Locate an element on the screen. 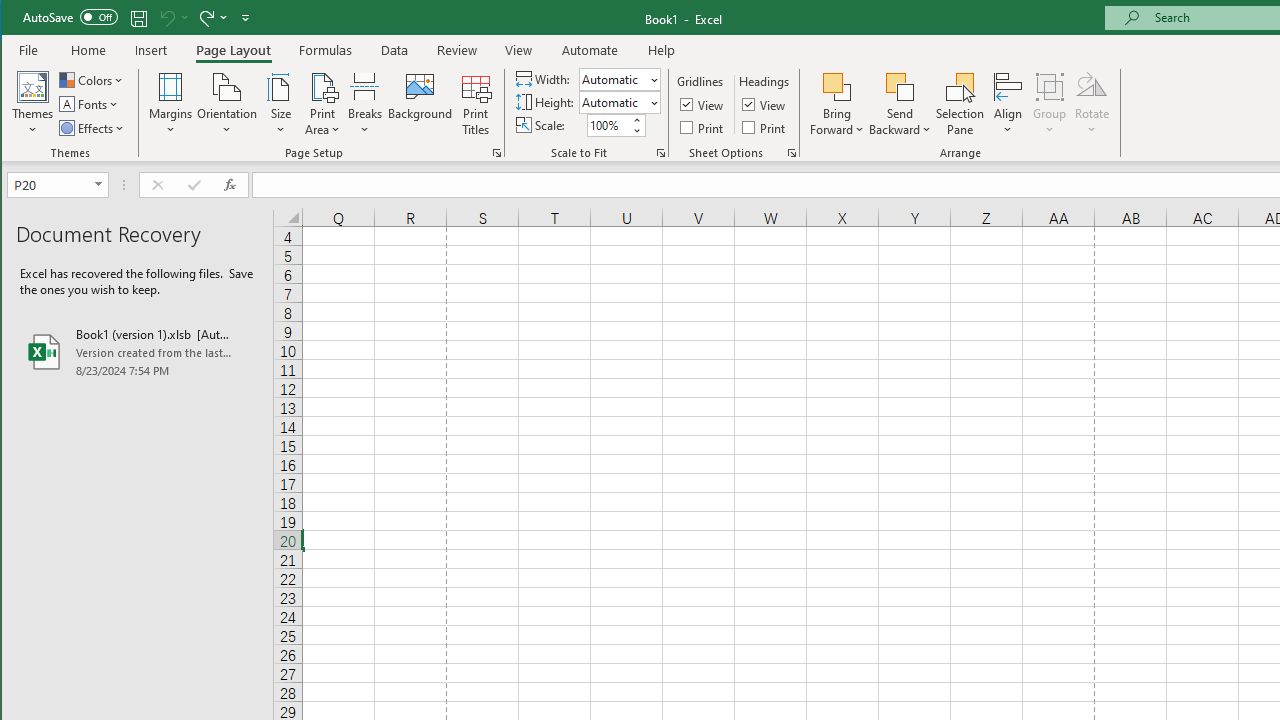 This screenshot has height=720, width=1280. 'Size' is located at coordinates (279, 104).